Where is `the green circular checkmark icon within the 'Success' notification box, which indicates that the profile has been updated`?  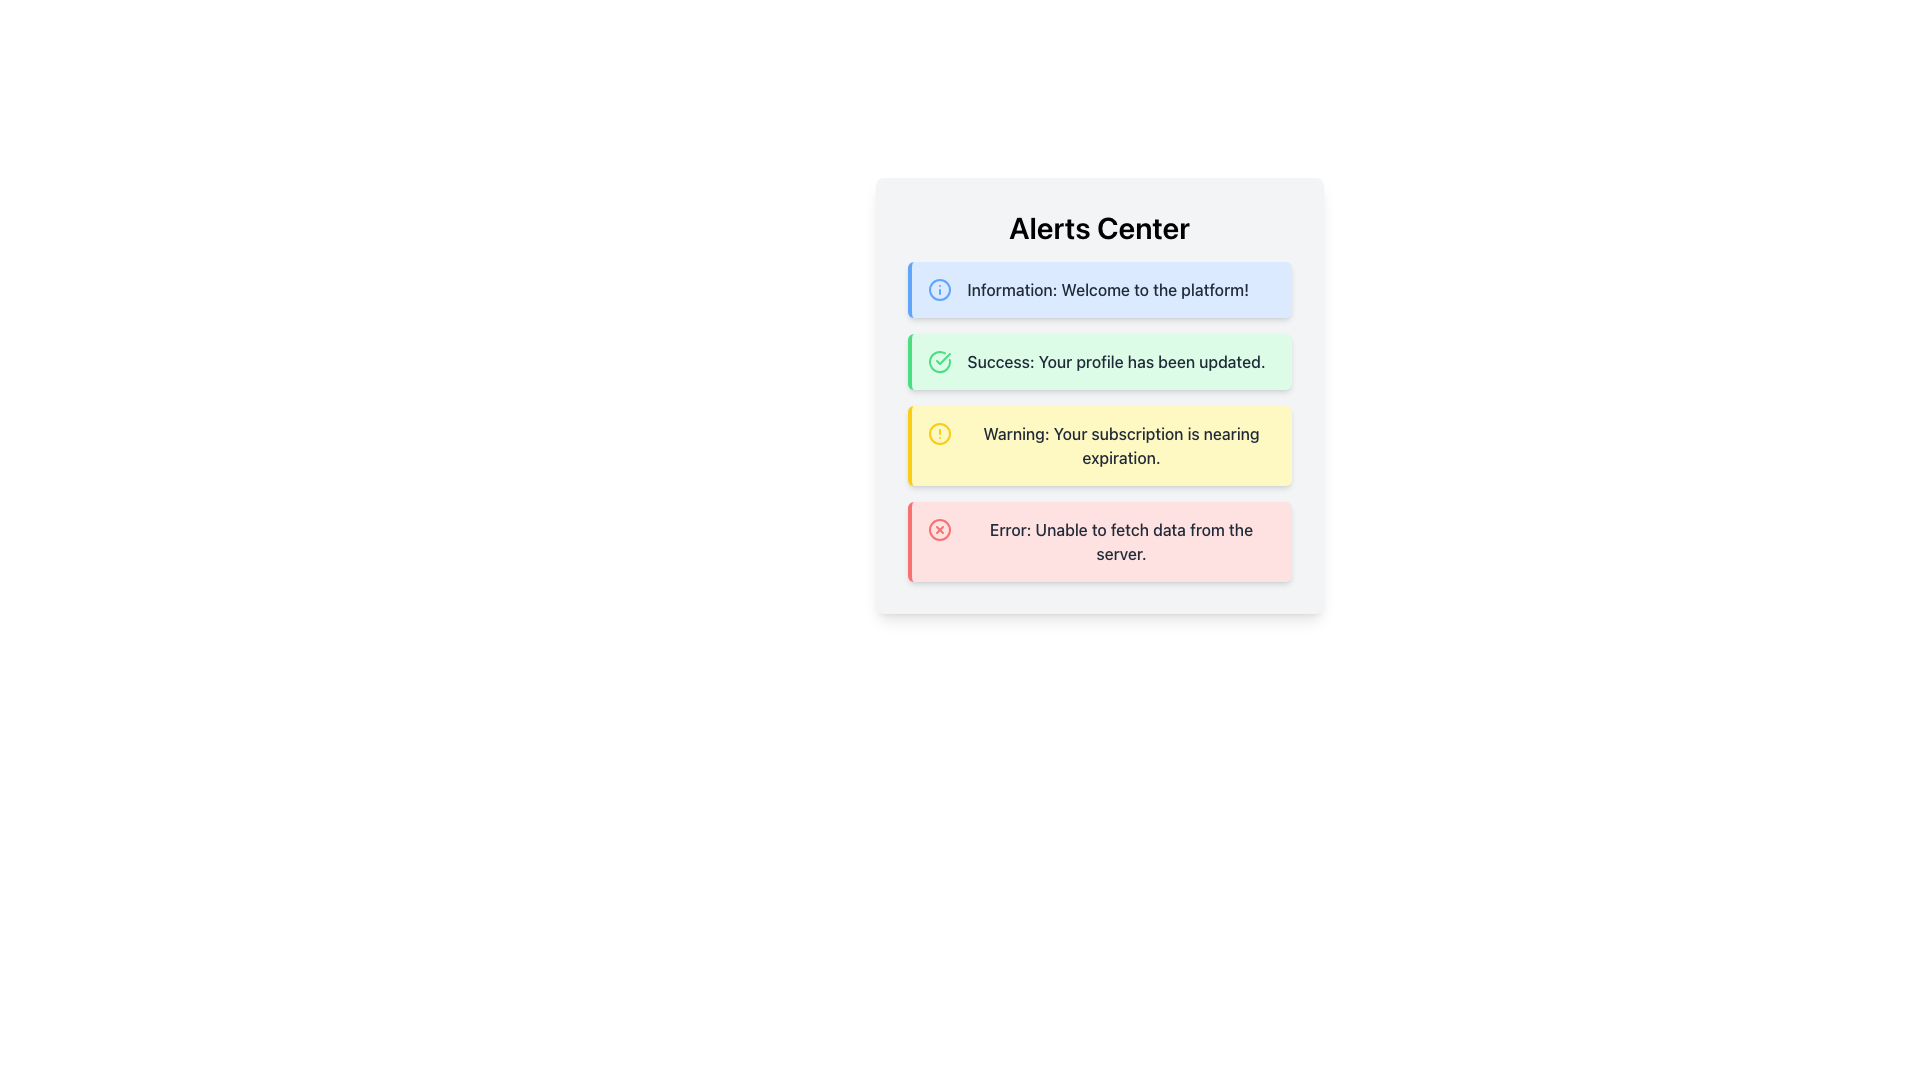 the green circular checkmark icon within the 'Success' notification box, which indicates that the profile has been updated is located at coordinates (941, 357).